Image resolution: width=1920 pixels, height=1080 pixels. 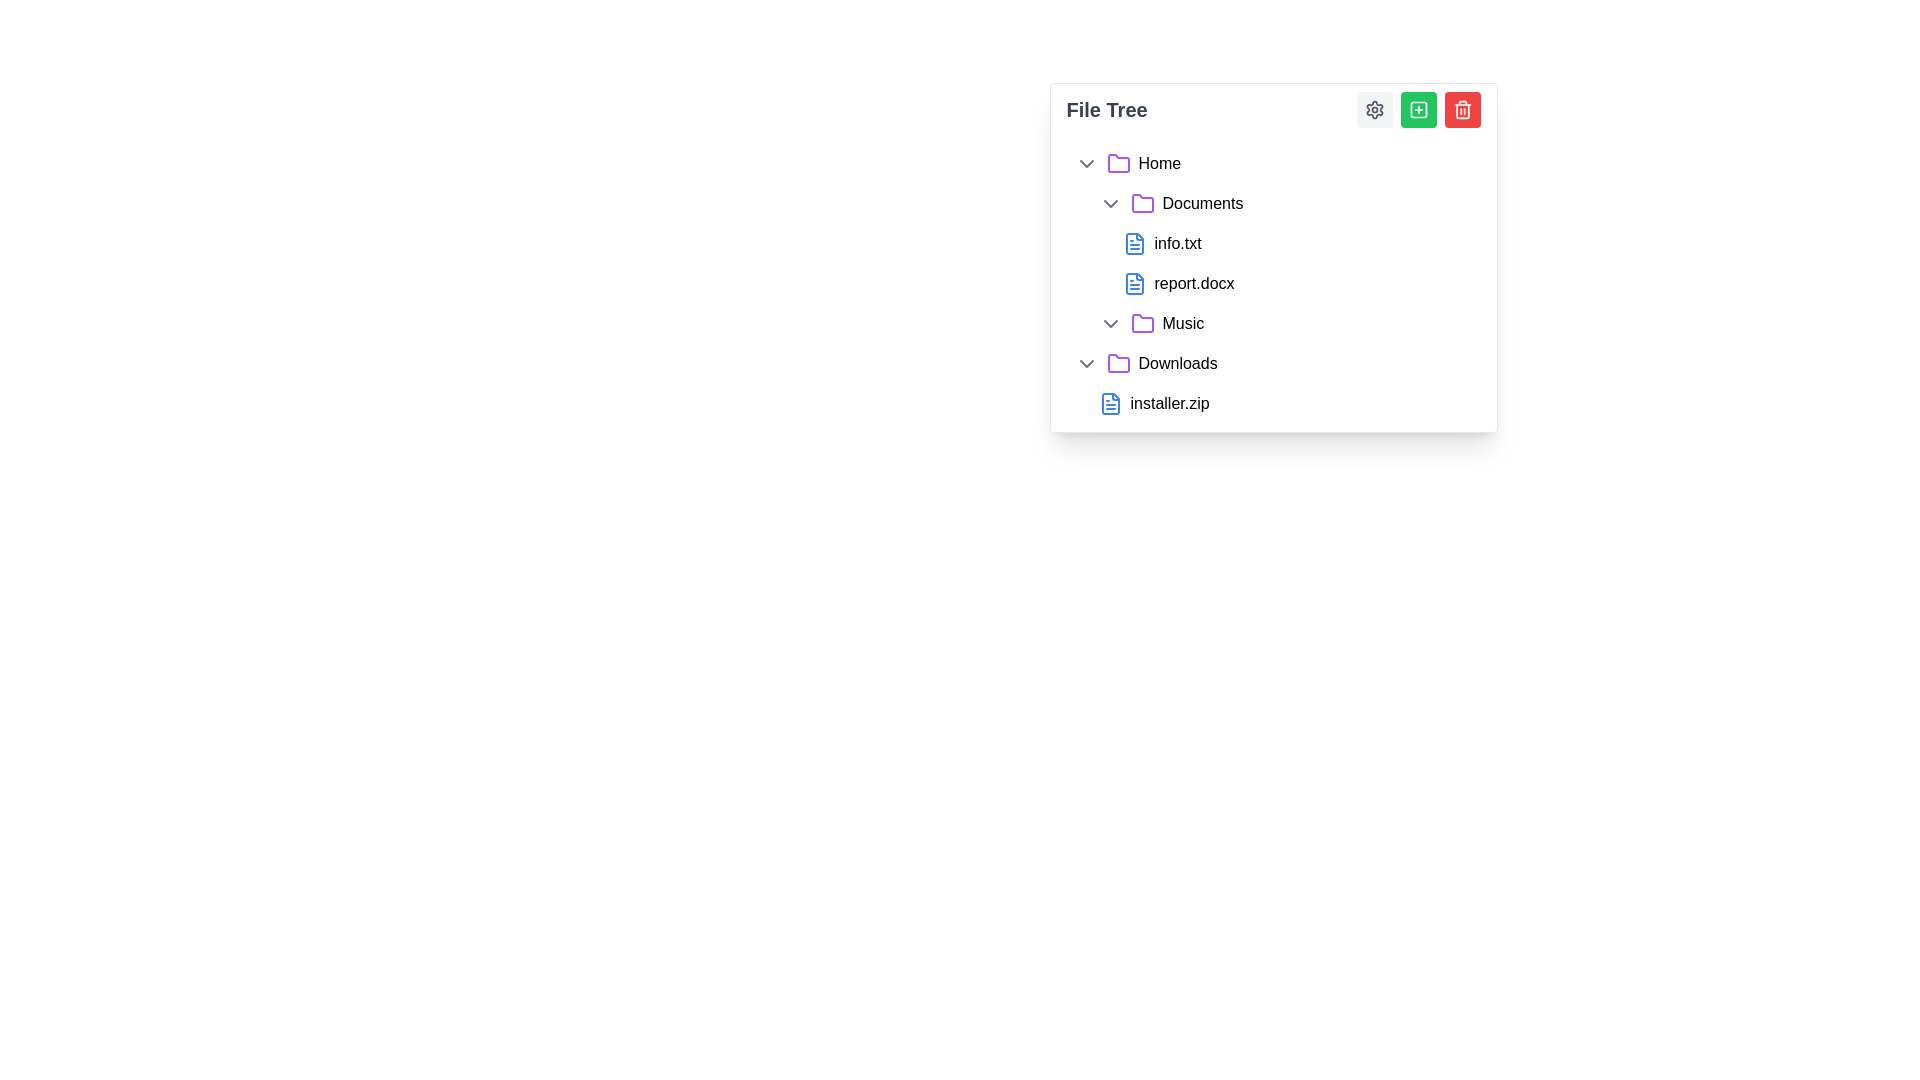 What do you see at coordinates (1109, 323) in the screenshot?
I see `the downward-facing arrow icon next to the 'Music' label` at bounding box center [1109, 323].